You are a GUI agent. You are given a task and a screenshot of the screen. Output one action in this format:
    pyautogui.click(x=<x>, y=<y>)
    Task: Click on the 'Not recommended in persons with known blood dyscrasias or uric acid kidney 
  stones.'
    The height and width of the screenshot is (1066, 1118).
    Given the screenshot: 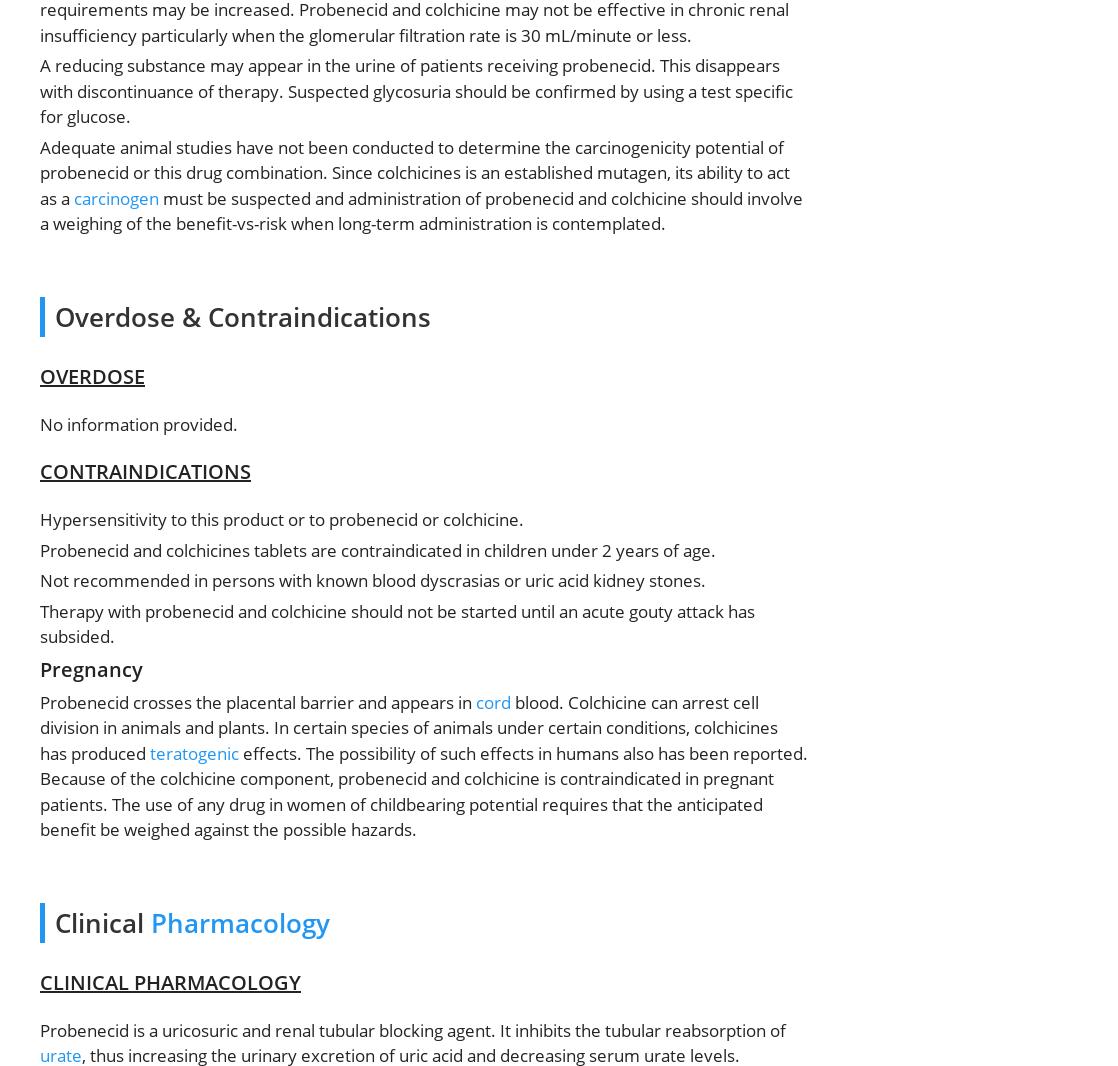 What is the action you would take?
    pyautogui.click(x=40, y=579)
    